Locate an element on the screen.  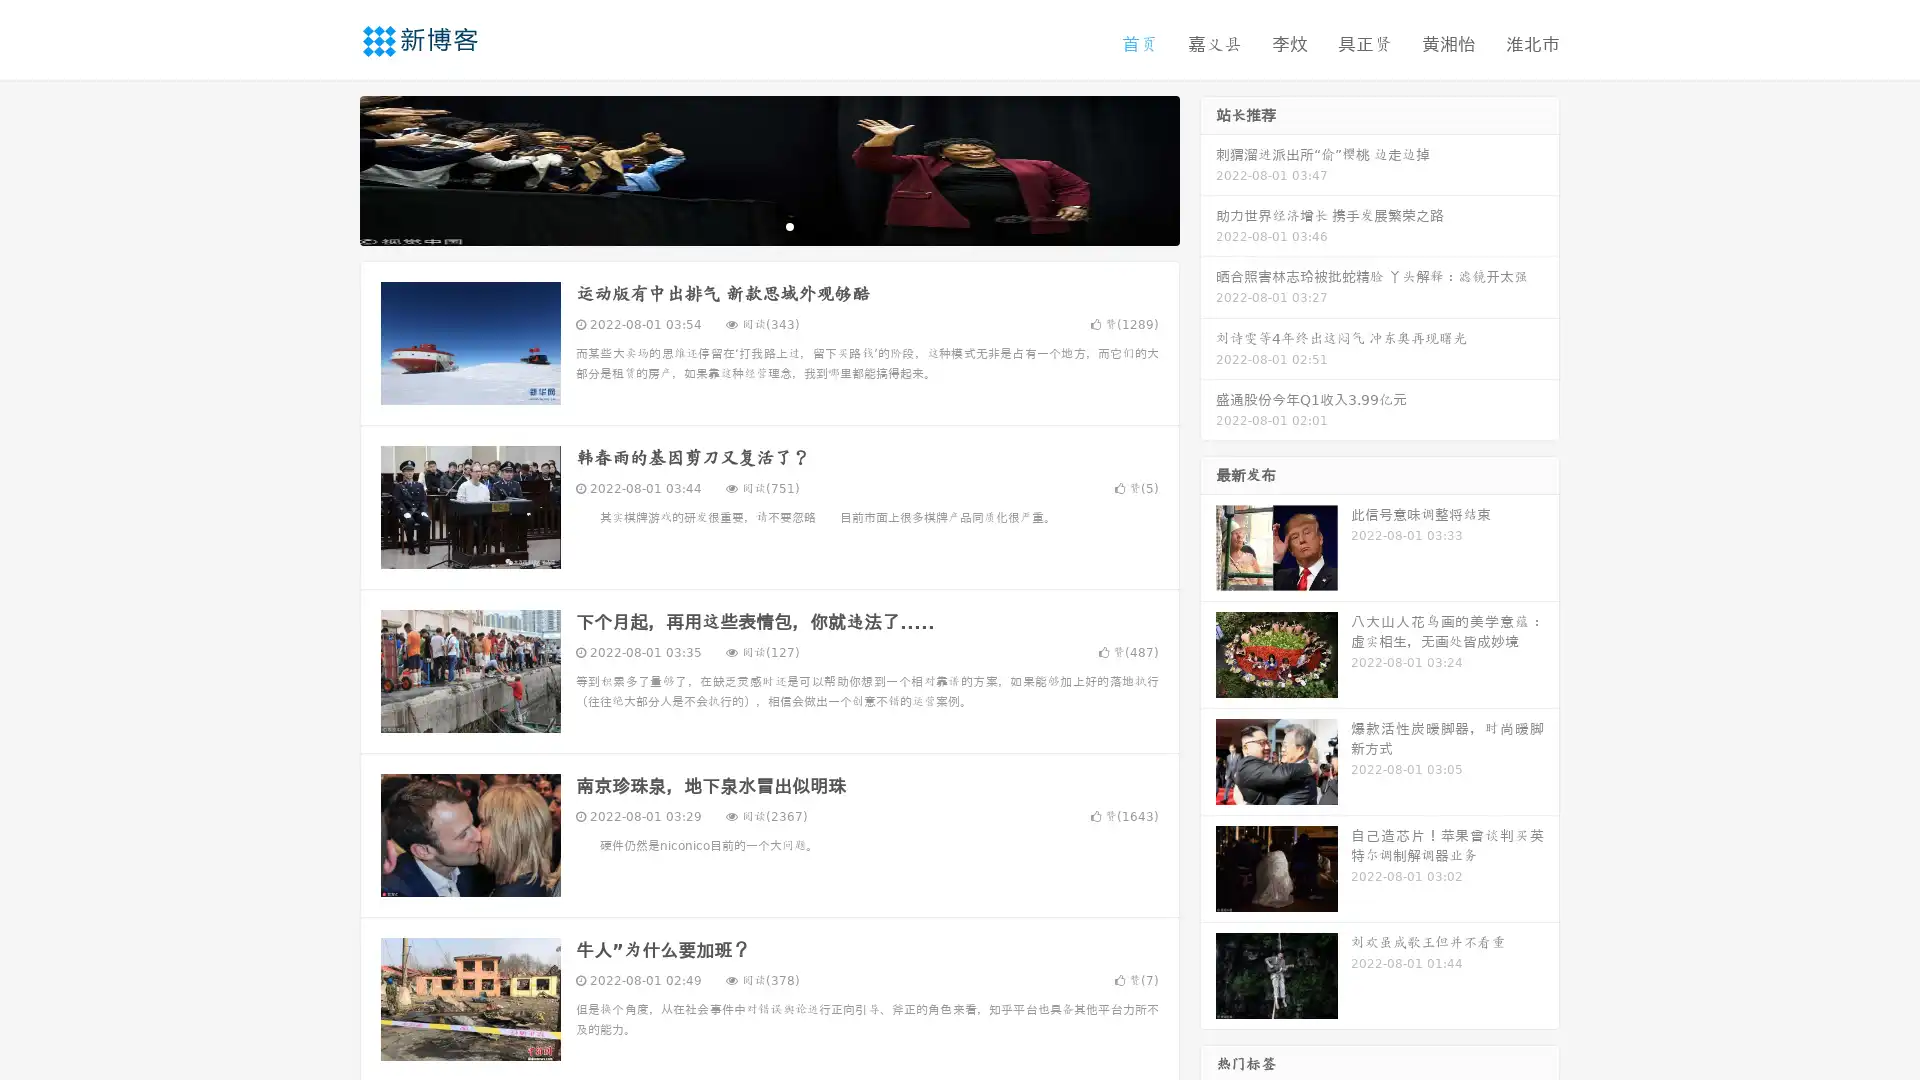
Go to slide 3 is located at coordinates (789, 225).